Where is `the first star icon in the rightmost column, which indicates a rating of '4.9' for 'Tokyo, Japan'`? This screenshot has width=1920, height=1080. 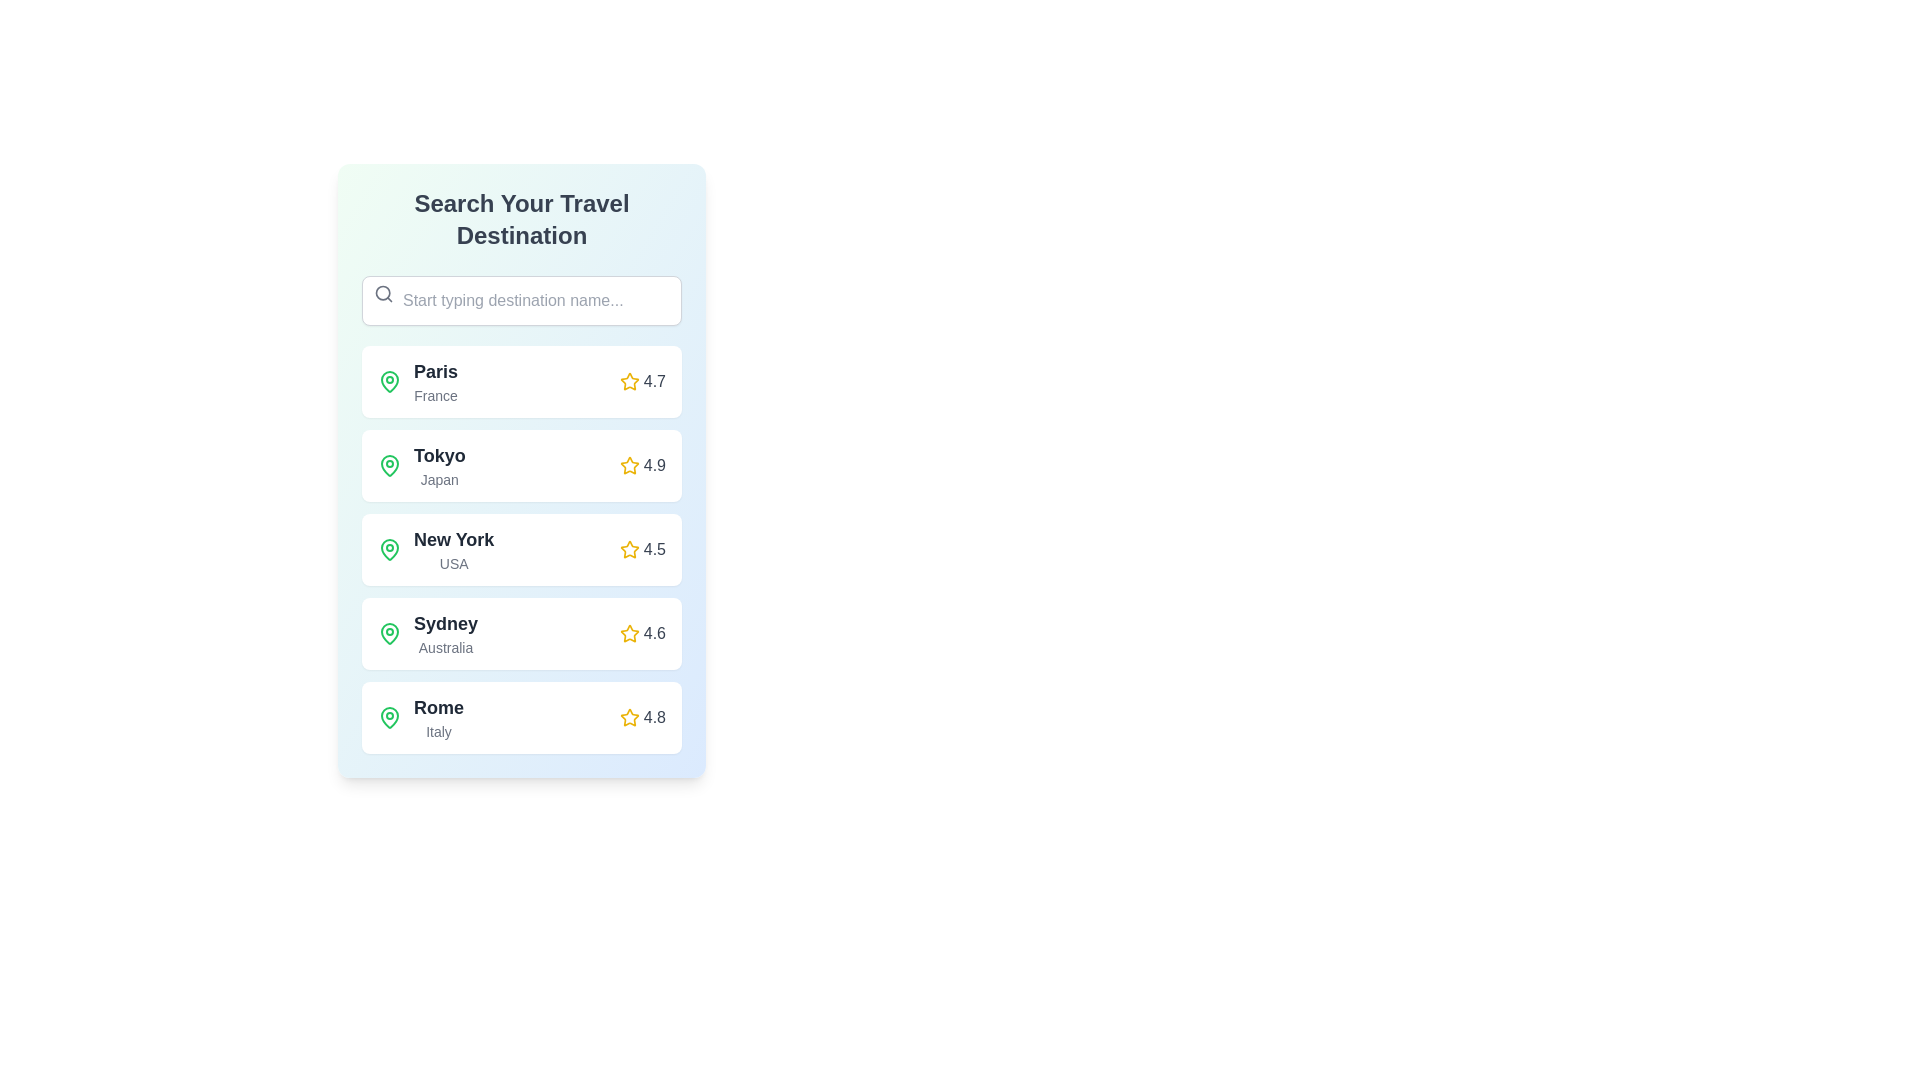
the first star icon in the rightmost column, which indicates a rating of '4.9' for 'Tokyo, Japan' is located at coordinates (628, 381).